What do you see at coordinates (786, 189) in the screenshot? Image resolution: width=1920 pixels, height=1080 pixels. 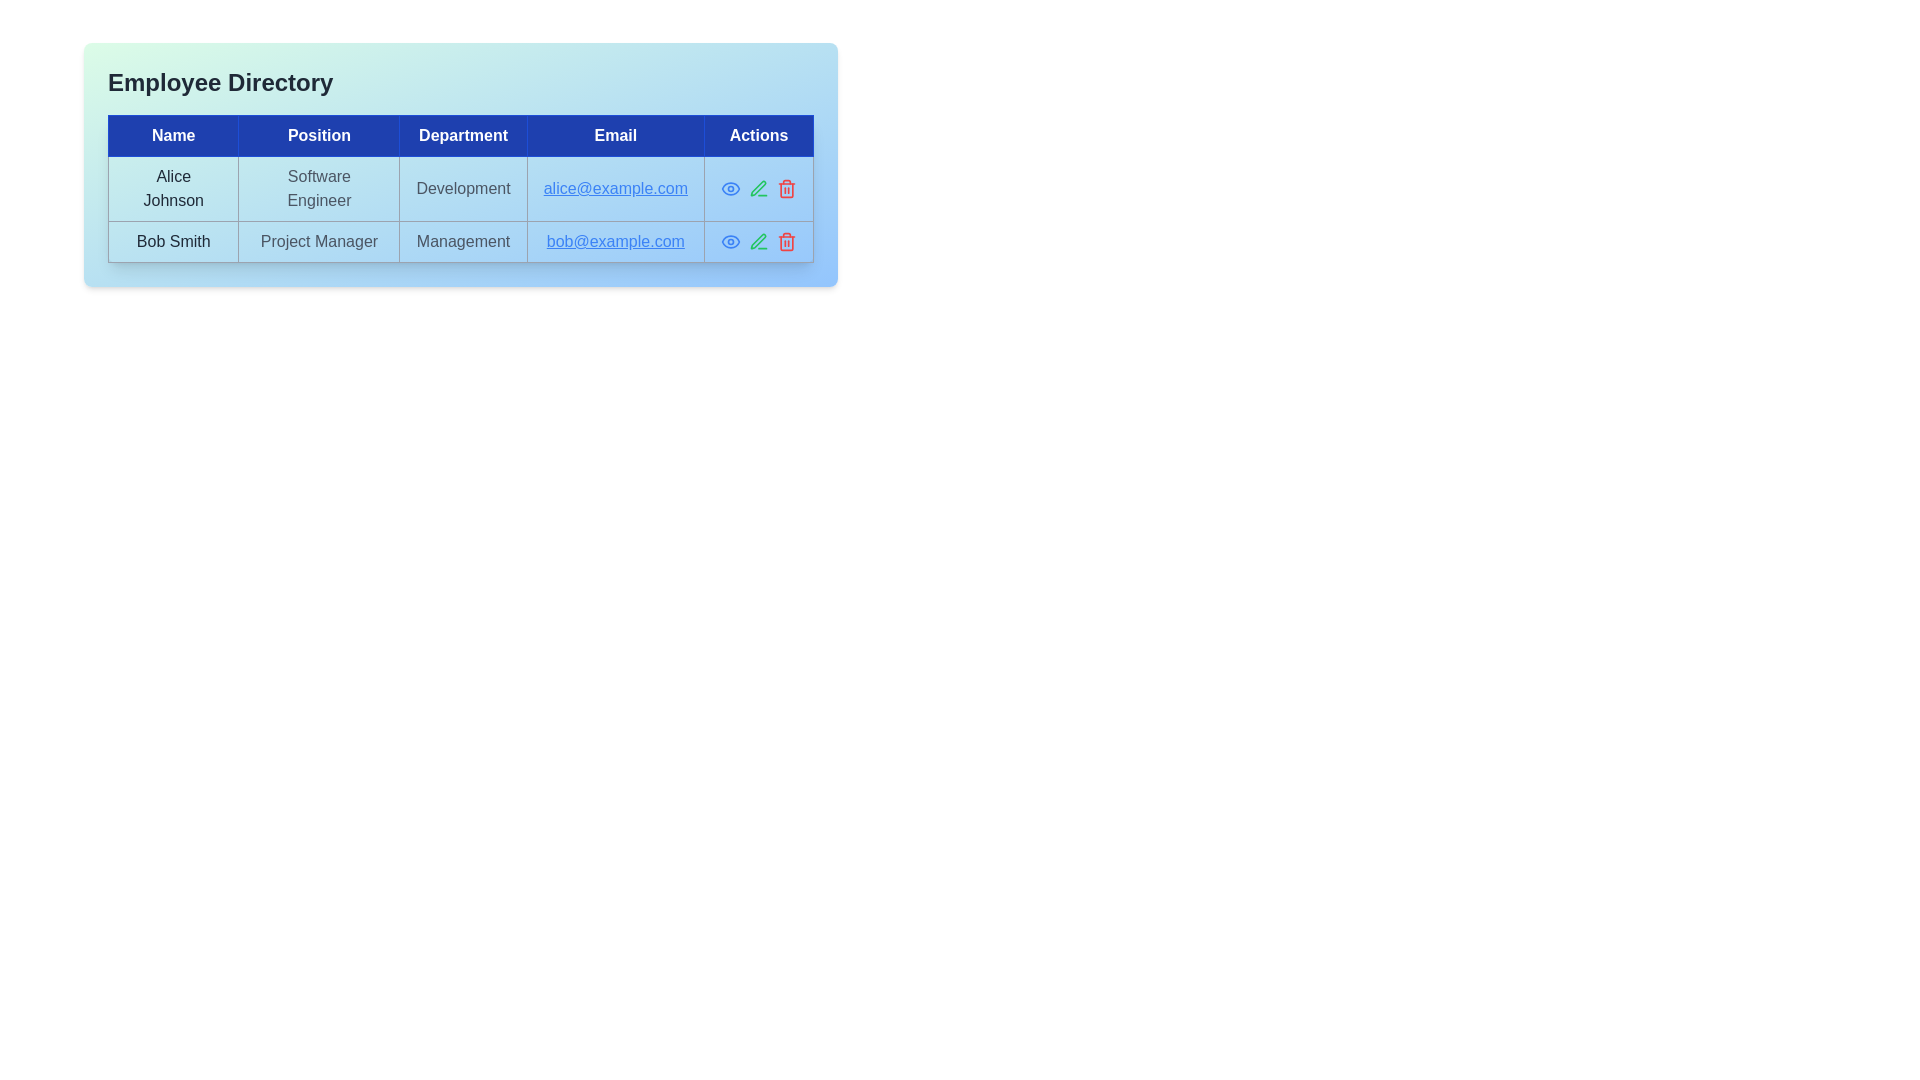 I see `the red trash bin icon located in the first row of the 'Employee Directory' table` at bounding box center [786, 189].